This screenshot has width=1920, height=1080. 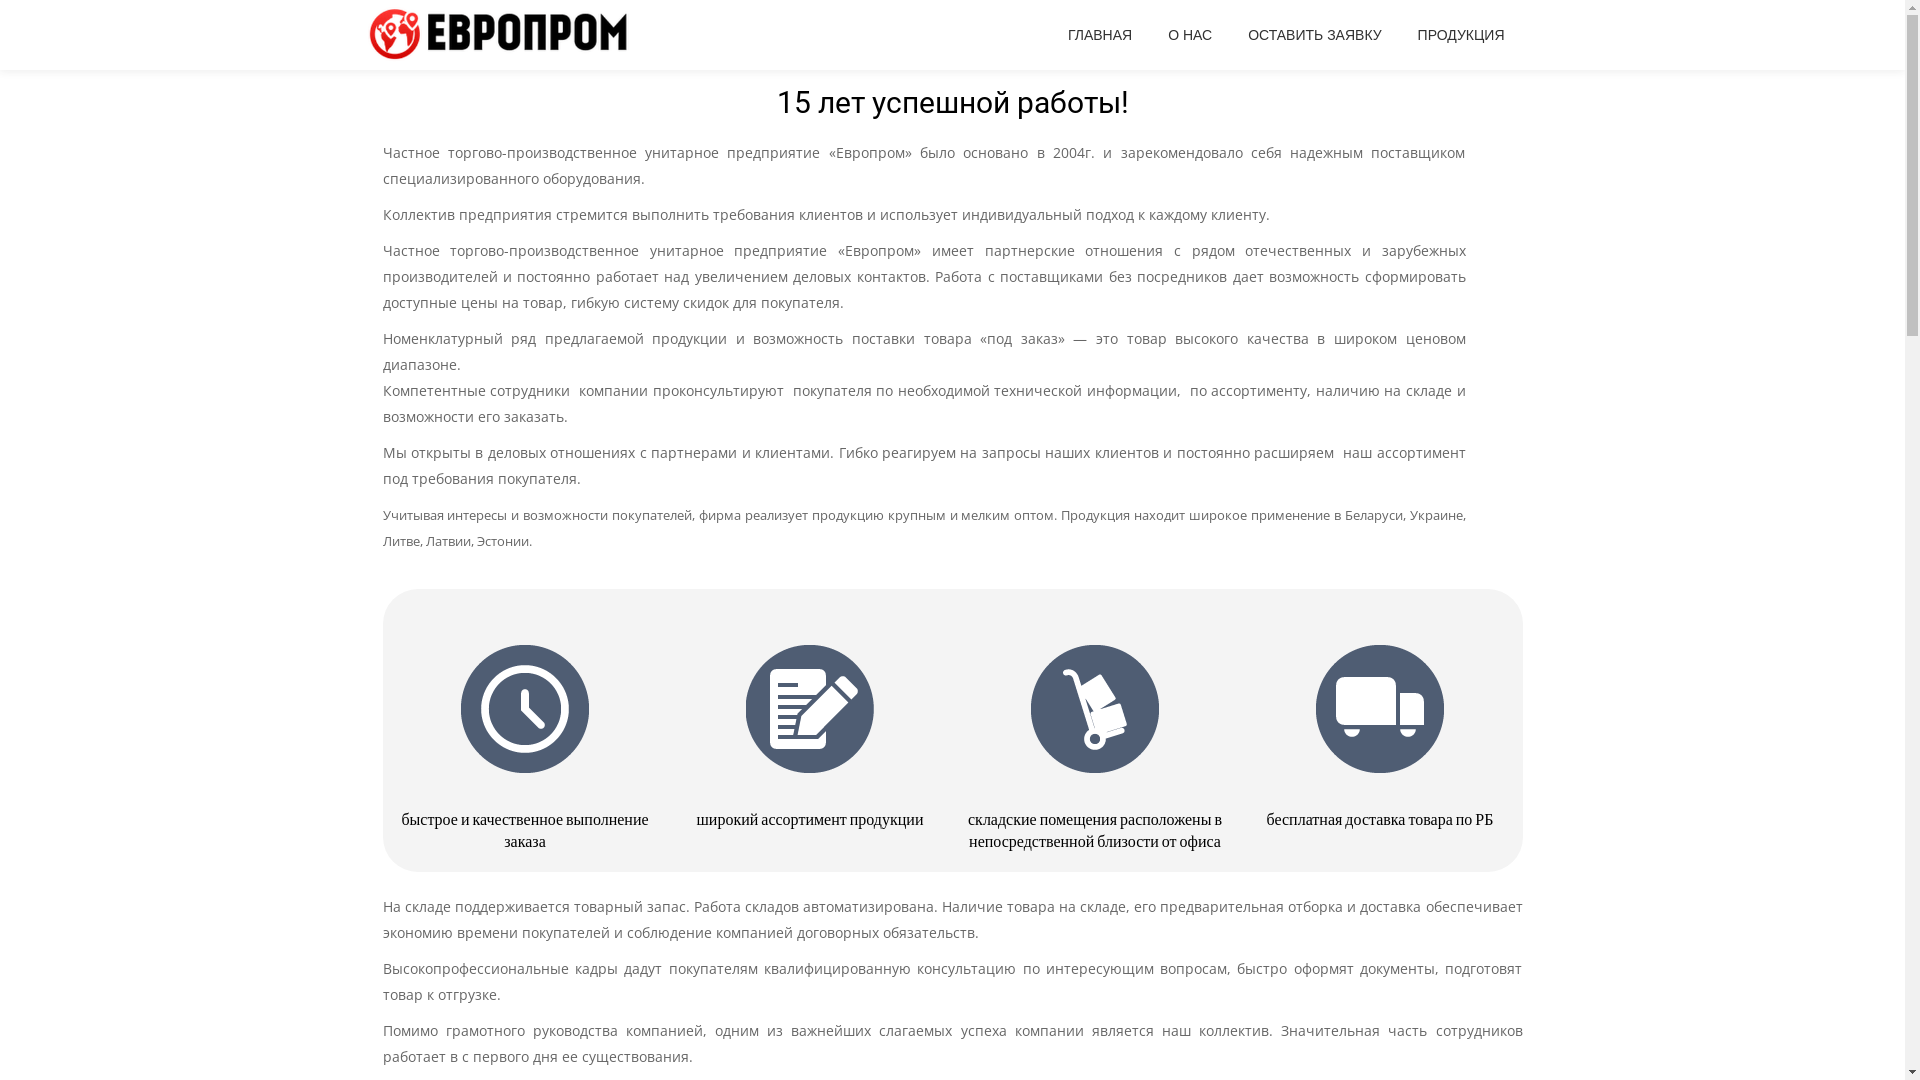 What do you see at coordinates (504, 34) in the screenshot?
I see `'Evroprom'` at bounding box center [504, 34].